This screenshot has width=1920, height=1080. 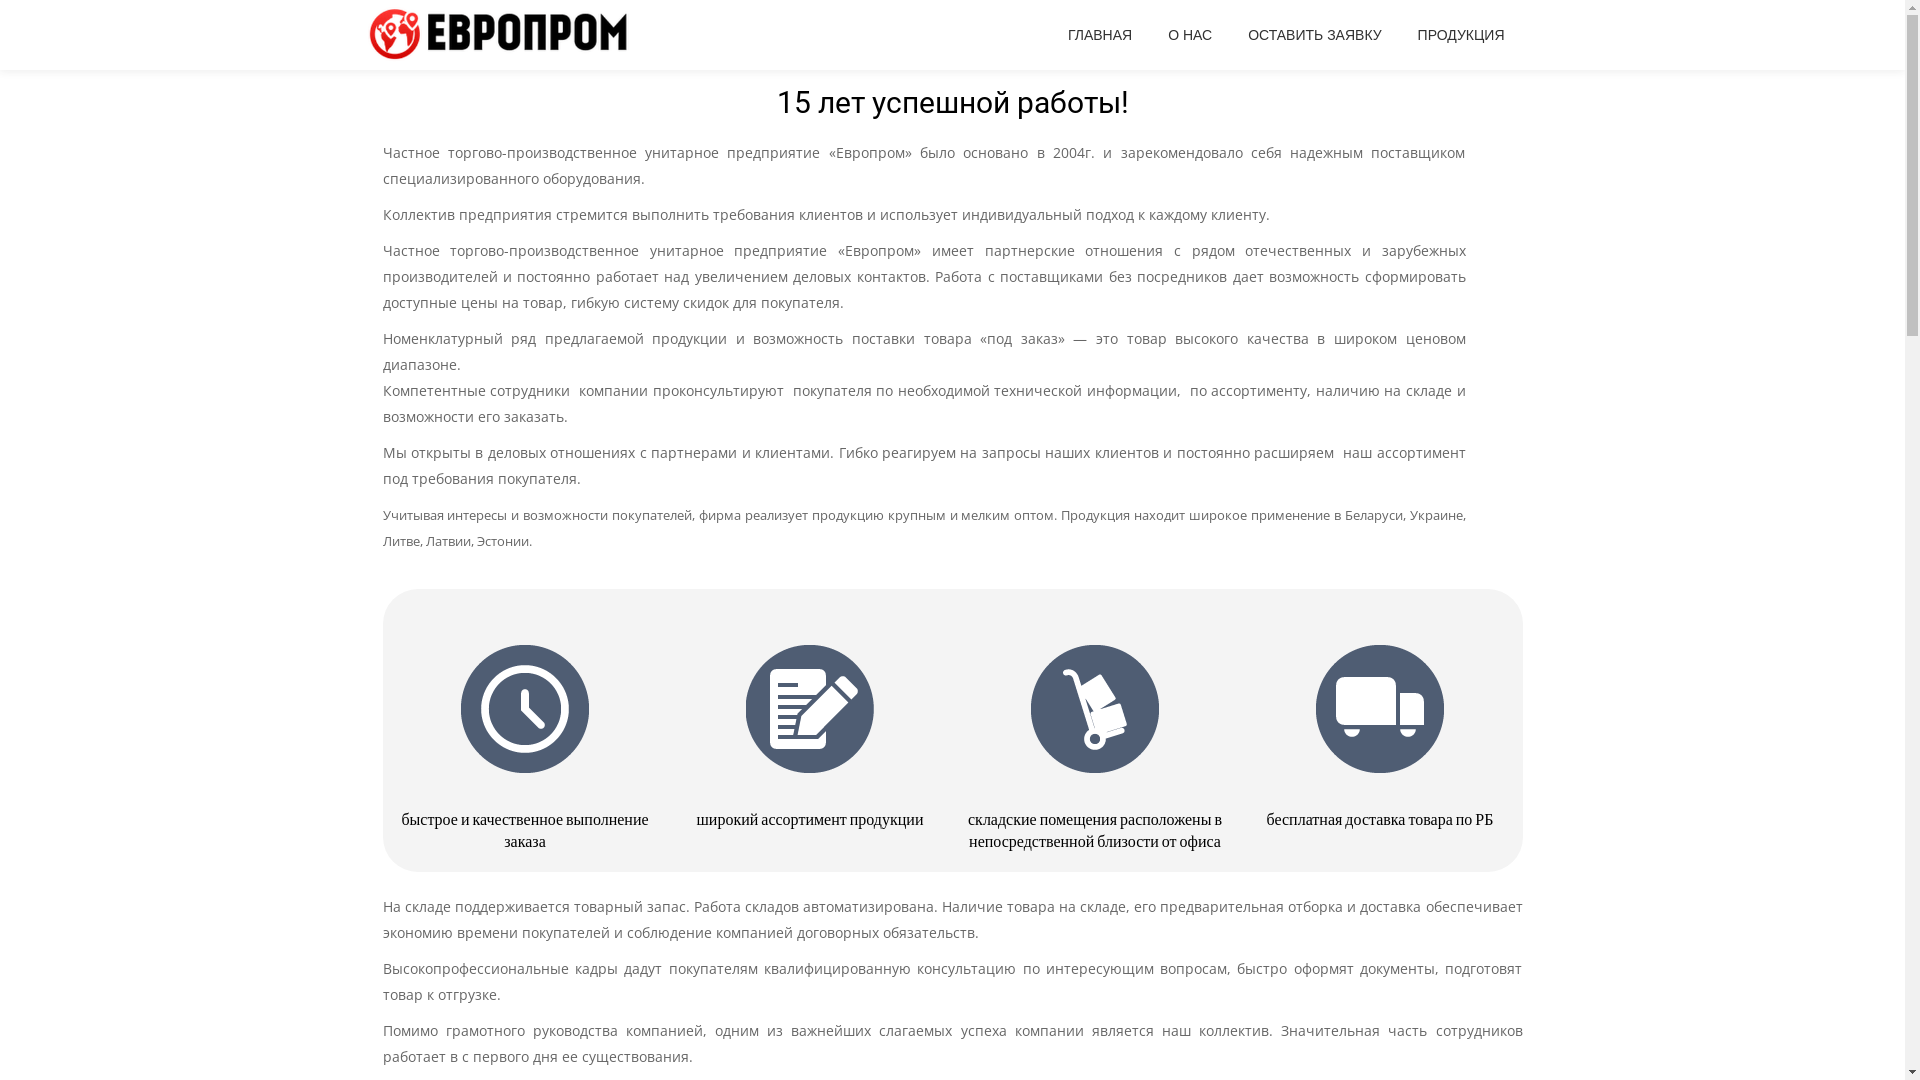 What do you see at coordinates (504, 34) in the screenshot?
I see `'Evroprom'` at bounding box center [504, 34].